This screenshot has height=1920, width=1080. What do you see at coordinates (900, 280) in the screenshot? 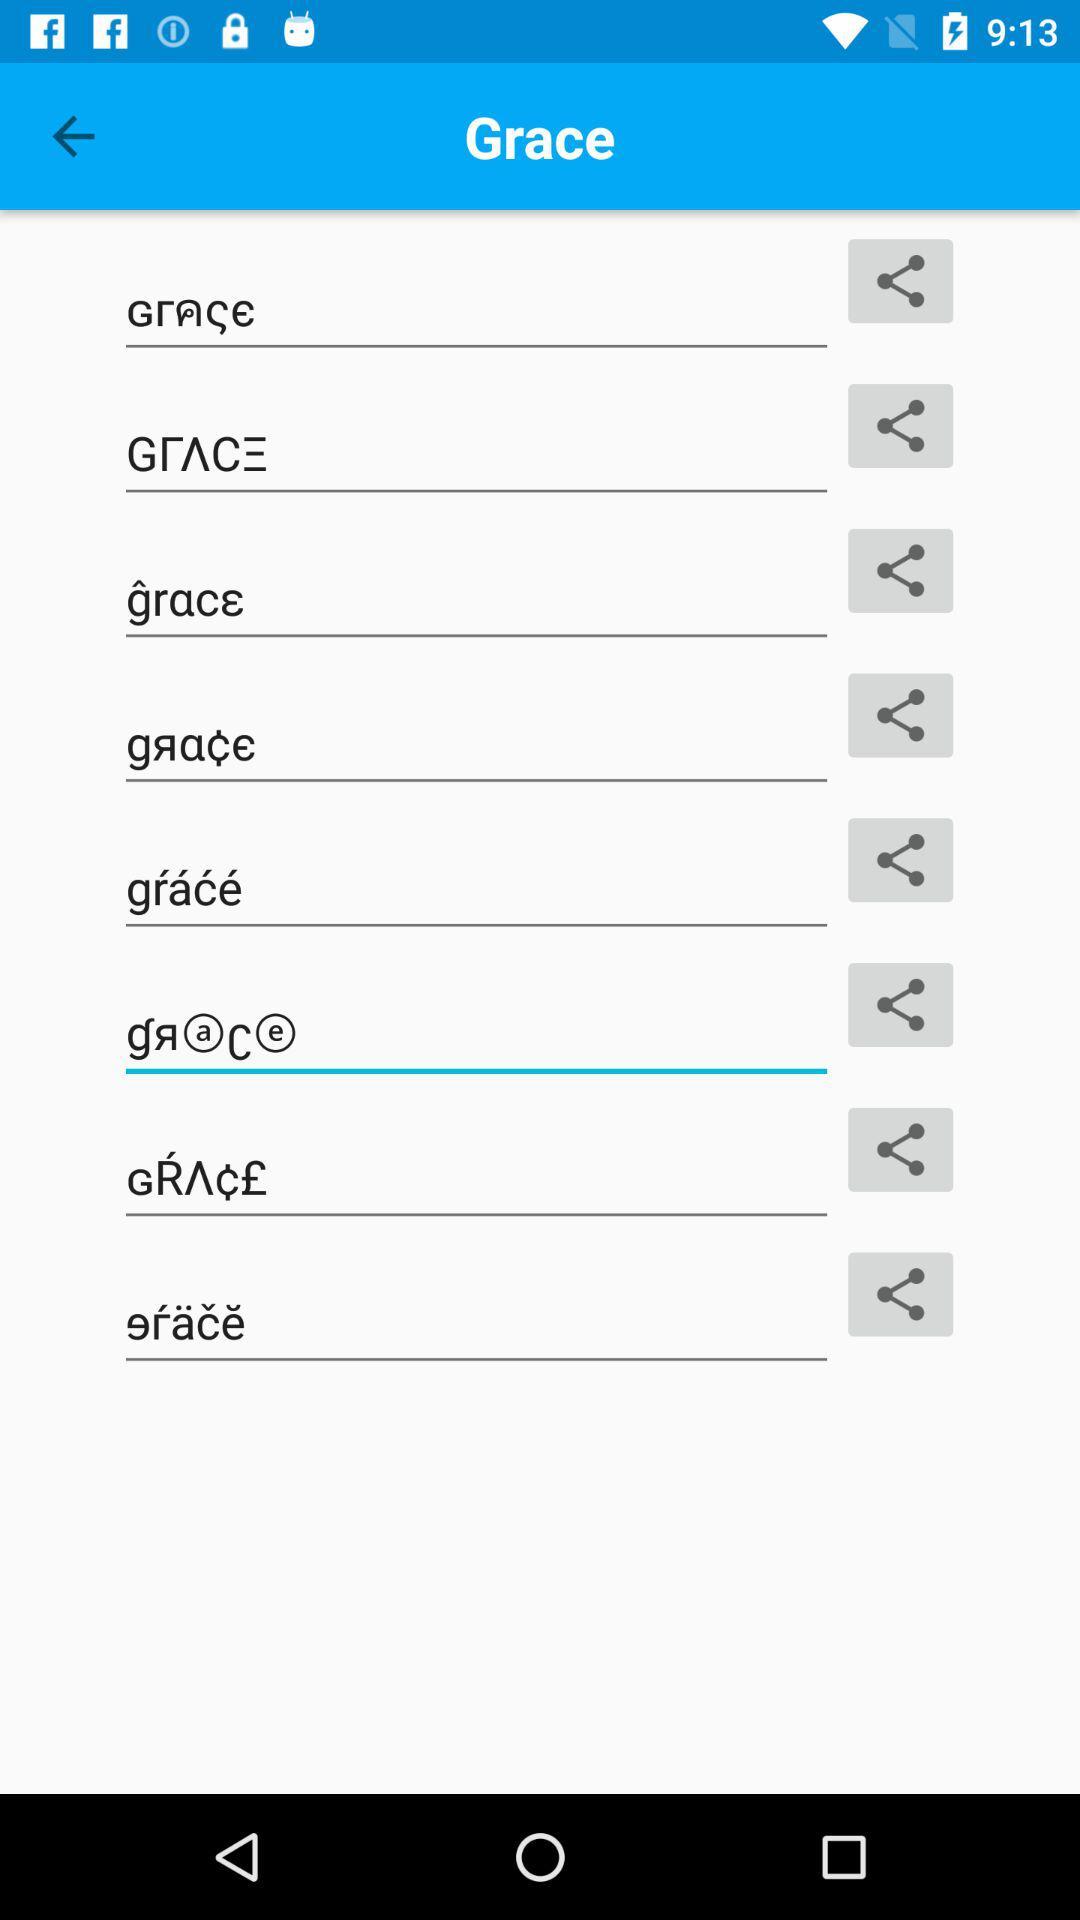
I see `the share icon` at bounding box center [900, 280].